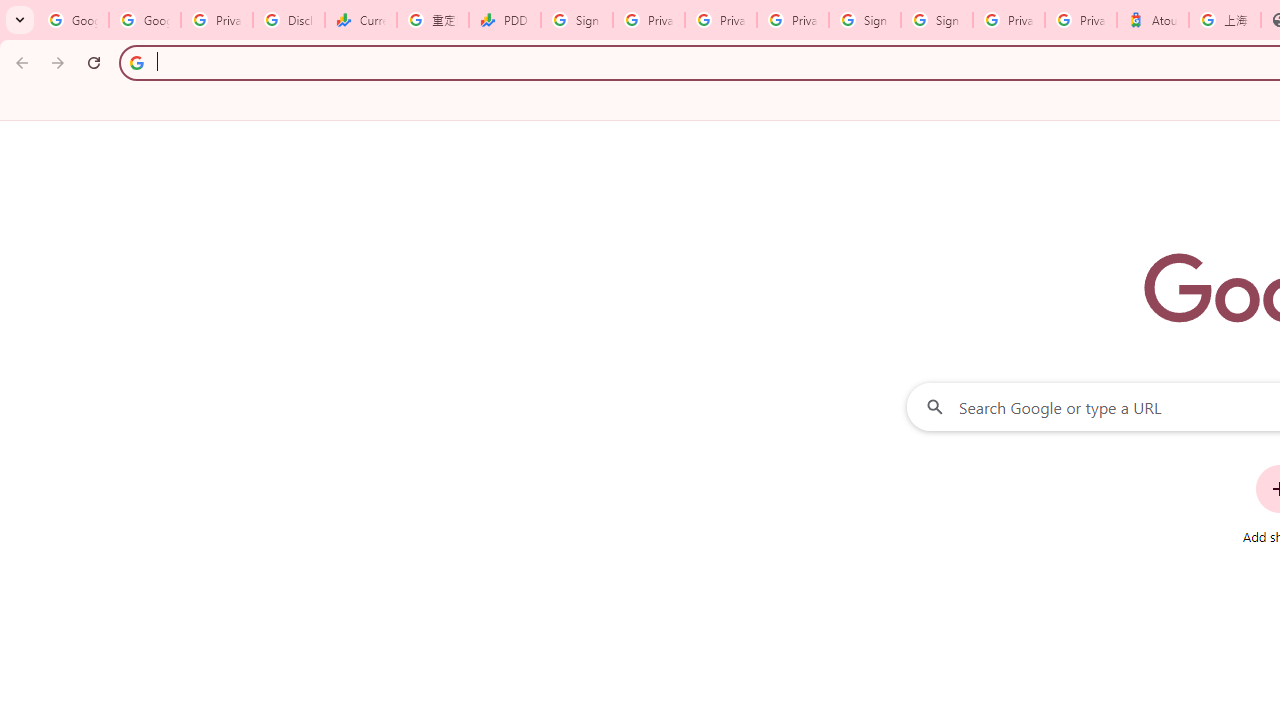  Describe the element at coordinates (865, 20) in the screenshot. I see `'Sign in - Google Accounts'` at that location.